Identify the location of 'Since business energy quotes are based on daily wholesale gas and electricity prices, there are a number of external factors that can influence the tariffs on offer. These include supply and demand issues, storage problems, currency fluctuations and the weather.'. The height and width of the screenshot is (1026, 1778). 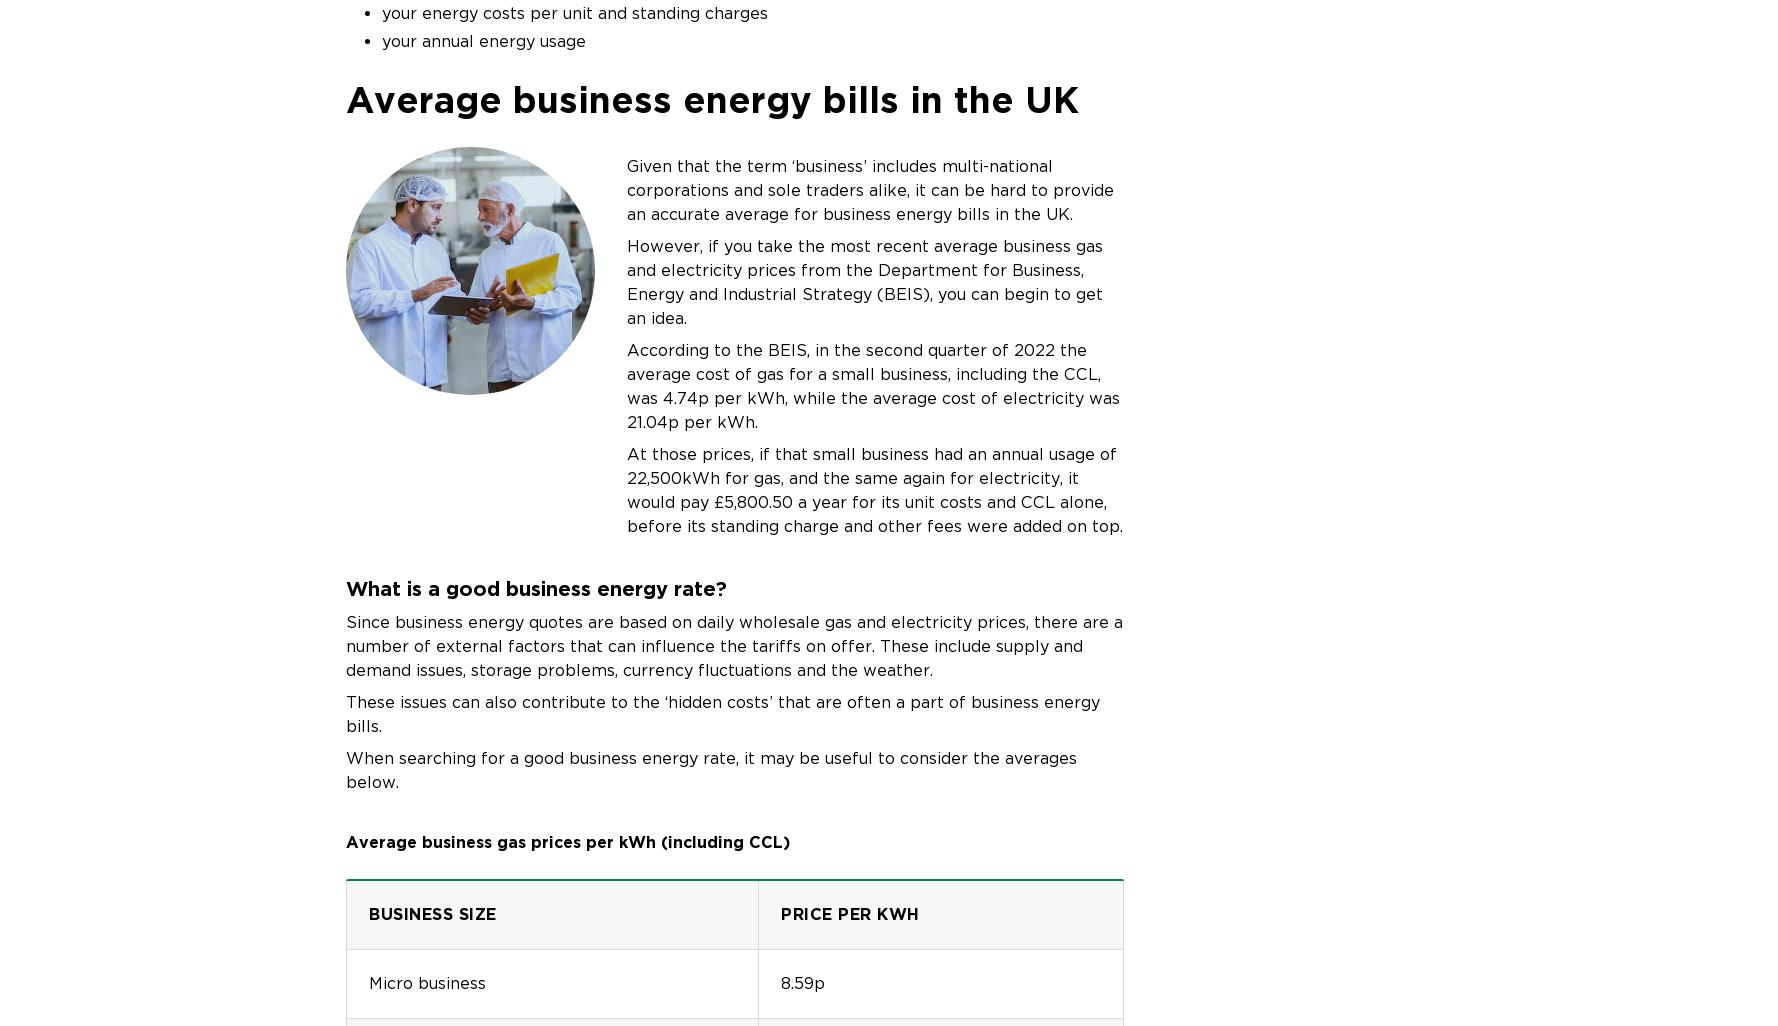
(733, 645).